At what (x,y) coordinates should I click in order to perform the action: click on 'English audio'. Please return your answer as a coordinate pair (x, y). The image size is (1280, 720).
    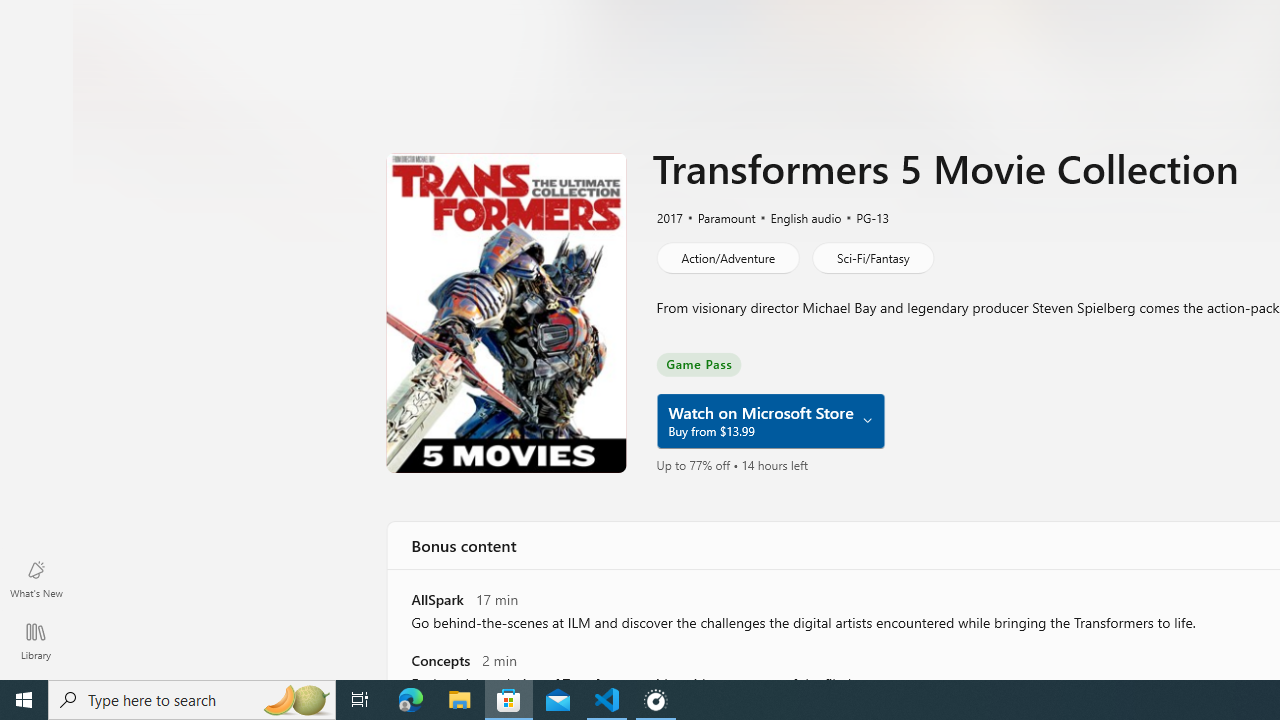
    Looking at the image, I should click on (796, 217).